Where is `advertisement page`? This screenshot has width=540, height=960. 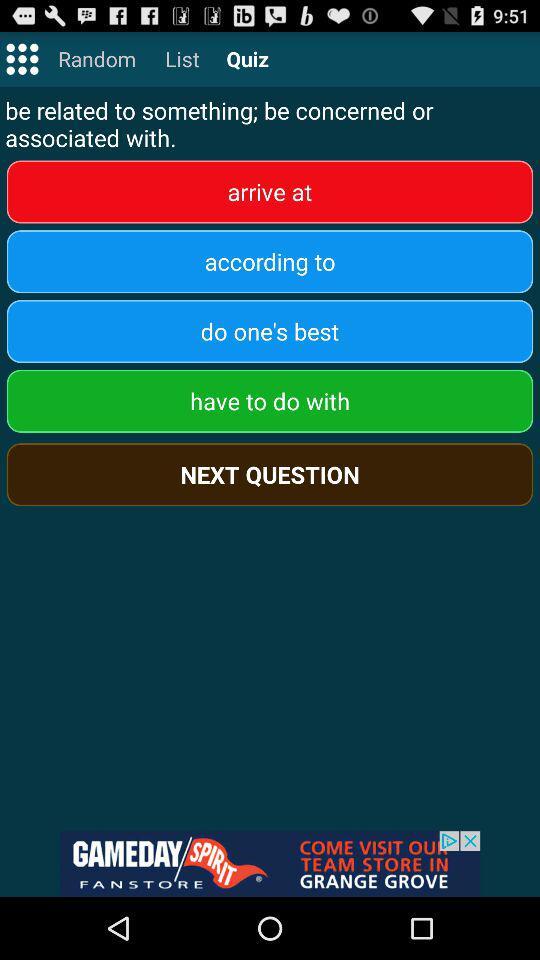
advertisement page is located at coordinates (270, 863).